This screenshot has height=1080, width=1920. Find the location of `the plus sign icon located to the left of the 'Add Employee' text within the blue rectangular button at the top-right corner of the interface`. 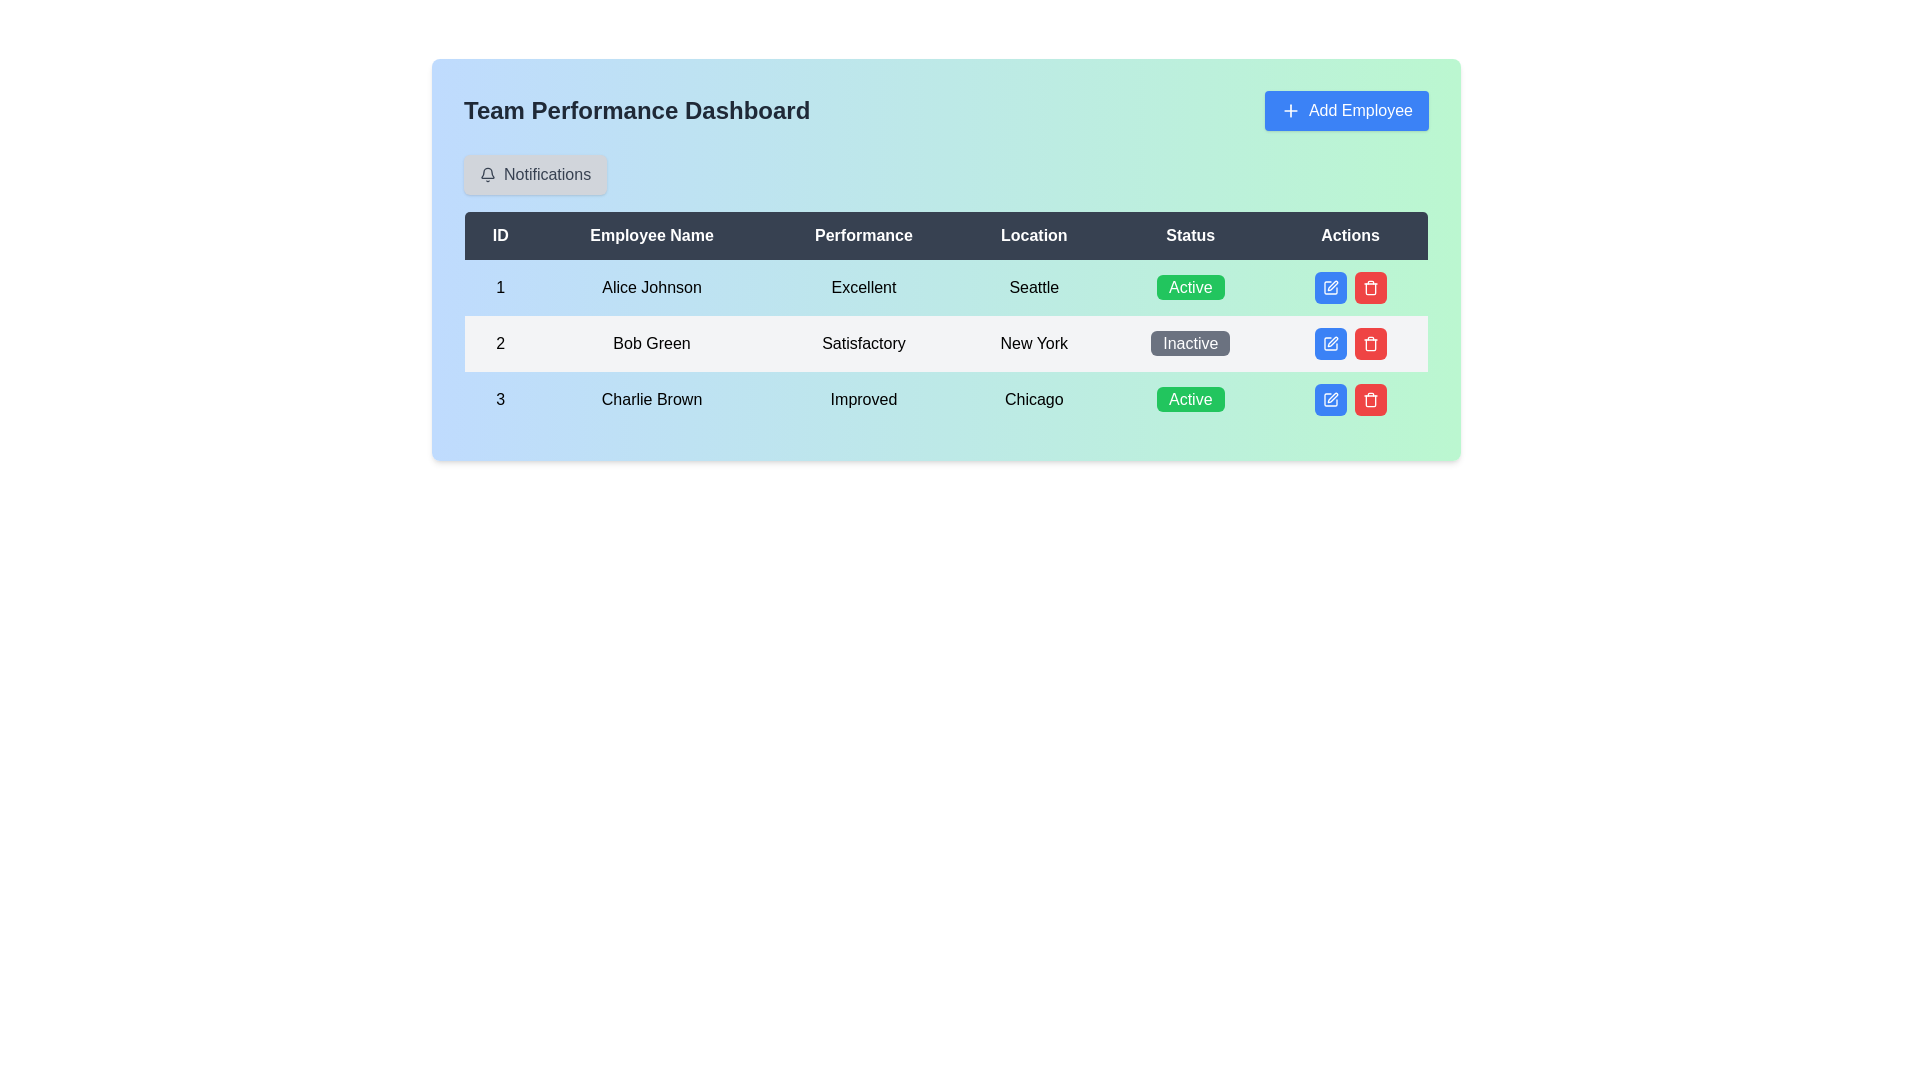

the plus sign icon located to the left of the 'Add Employee' text within the blue rectangular button at the top-right corner of the interface is located at coordinates (1291, 111).